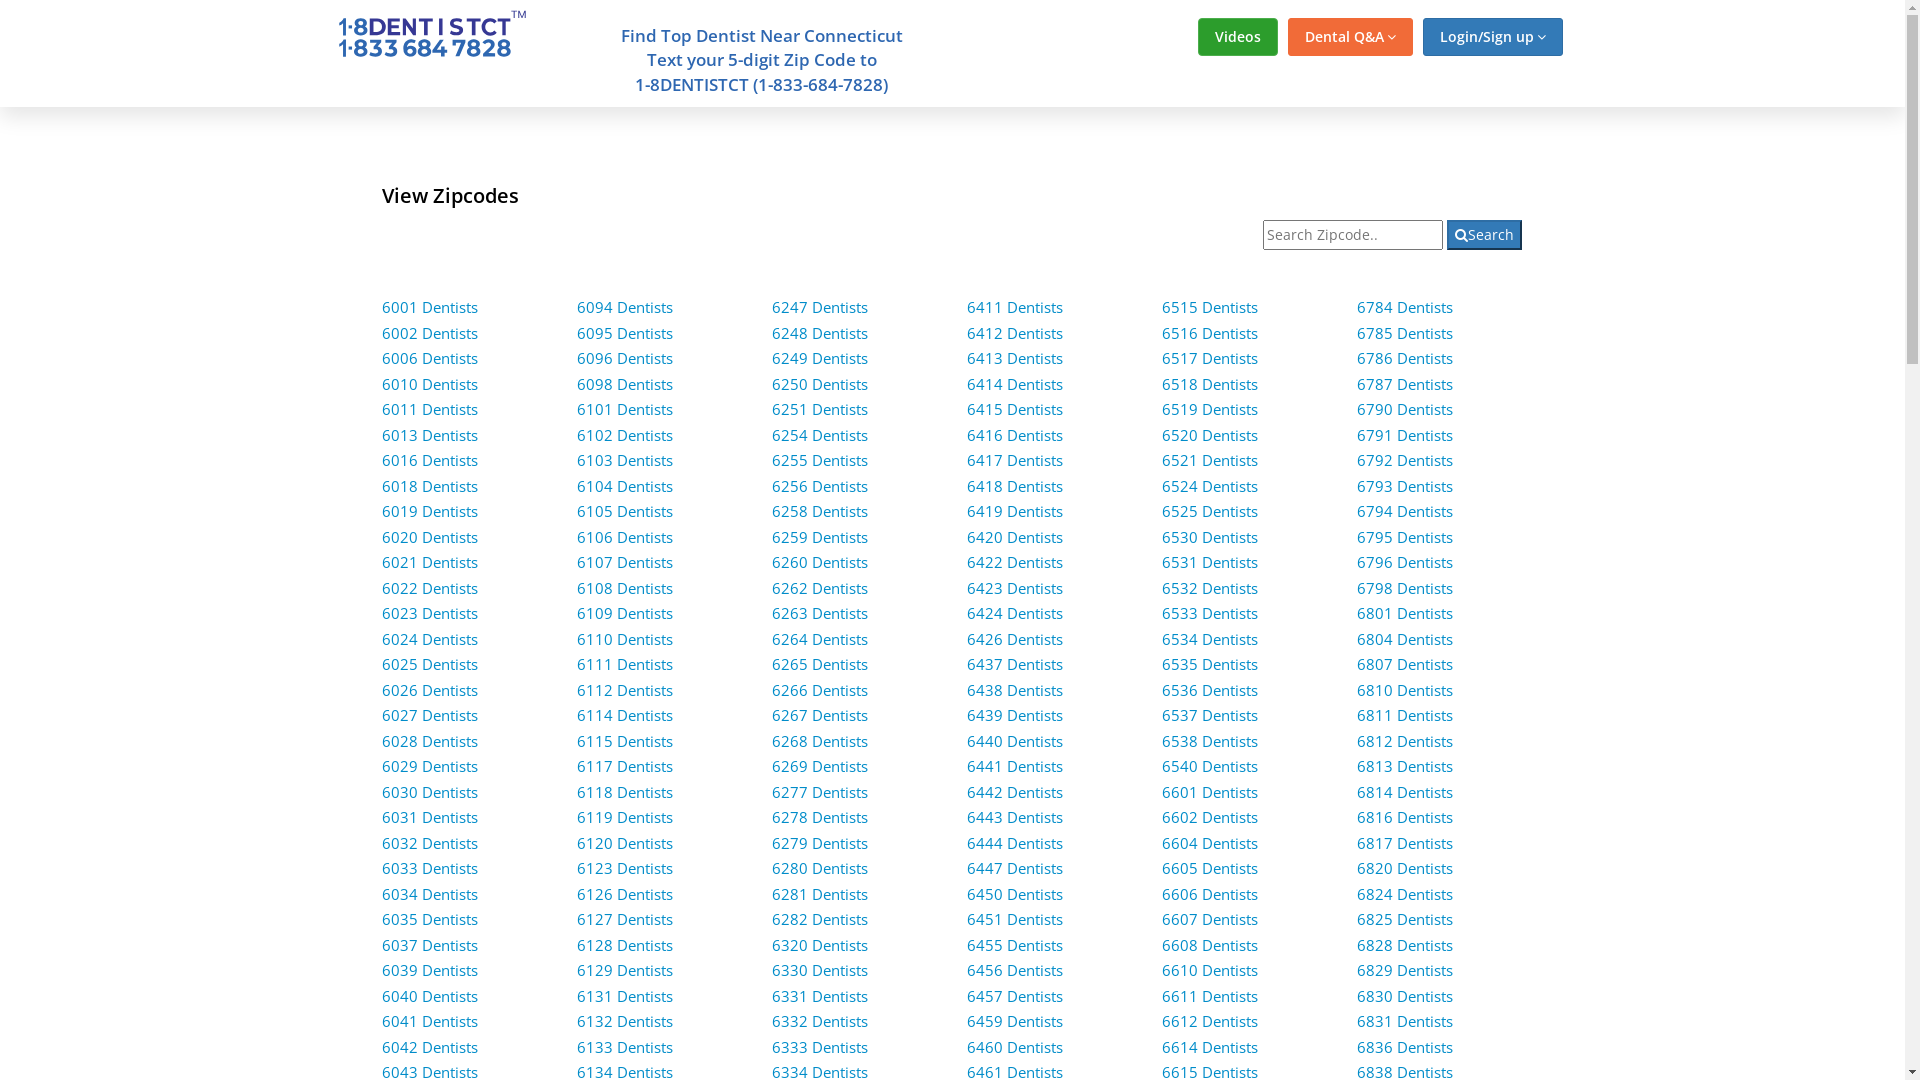  I want to click on '6112 Dentists', so click(623, 689).